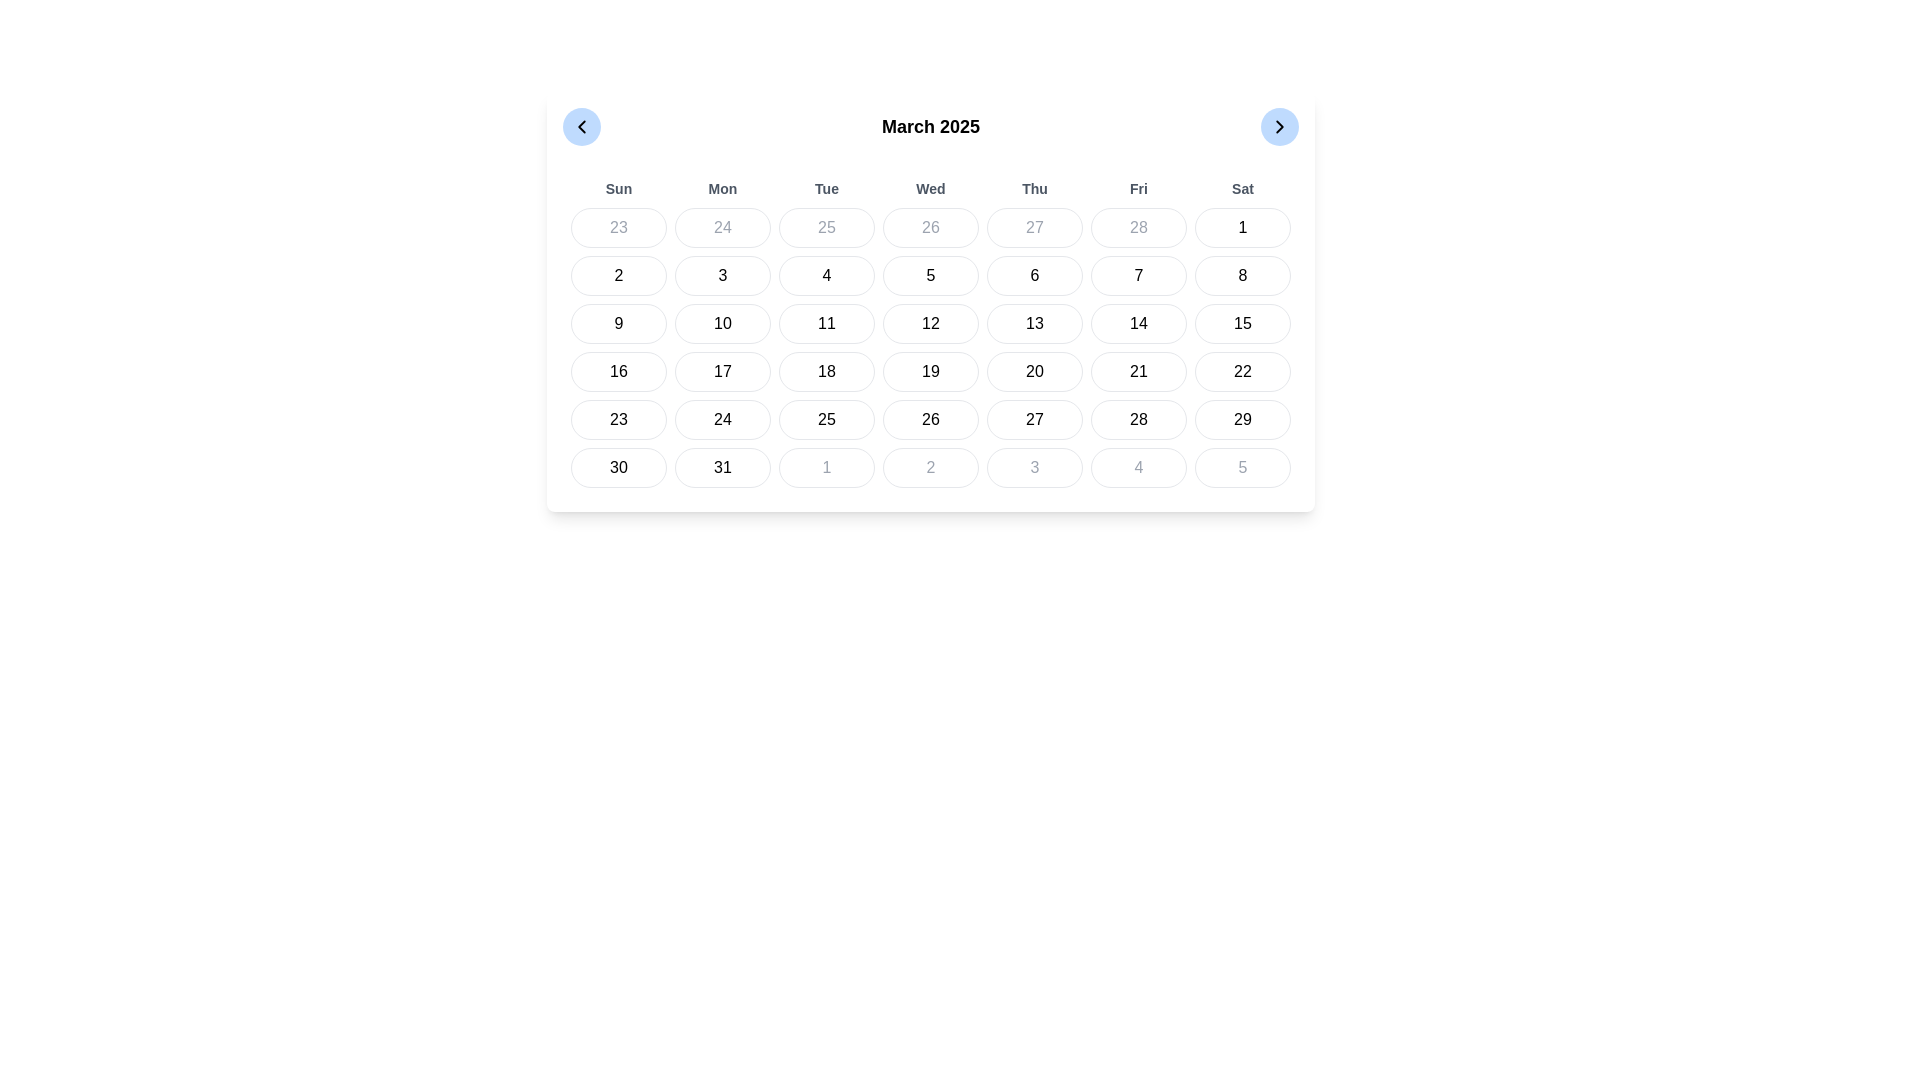 Image resolution: width=1920 pixels, height=1080 pixels. What do you see at coordinates (930, 371) in the screenshot?
I see `the interactive button representing the date March 19, 2025, located in the fourth row of the calendar grid, directly below 'Wed' and between '18' and '20'` at bounding box center [930, 371].